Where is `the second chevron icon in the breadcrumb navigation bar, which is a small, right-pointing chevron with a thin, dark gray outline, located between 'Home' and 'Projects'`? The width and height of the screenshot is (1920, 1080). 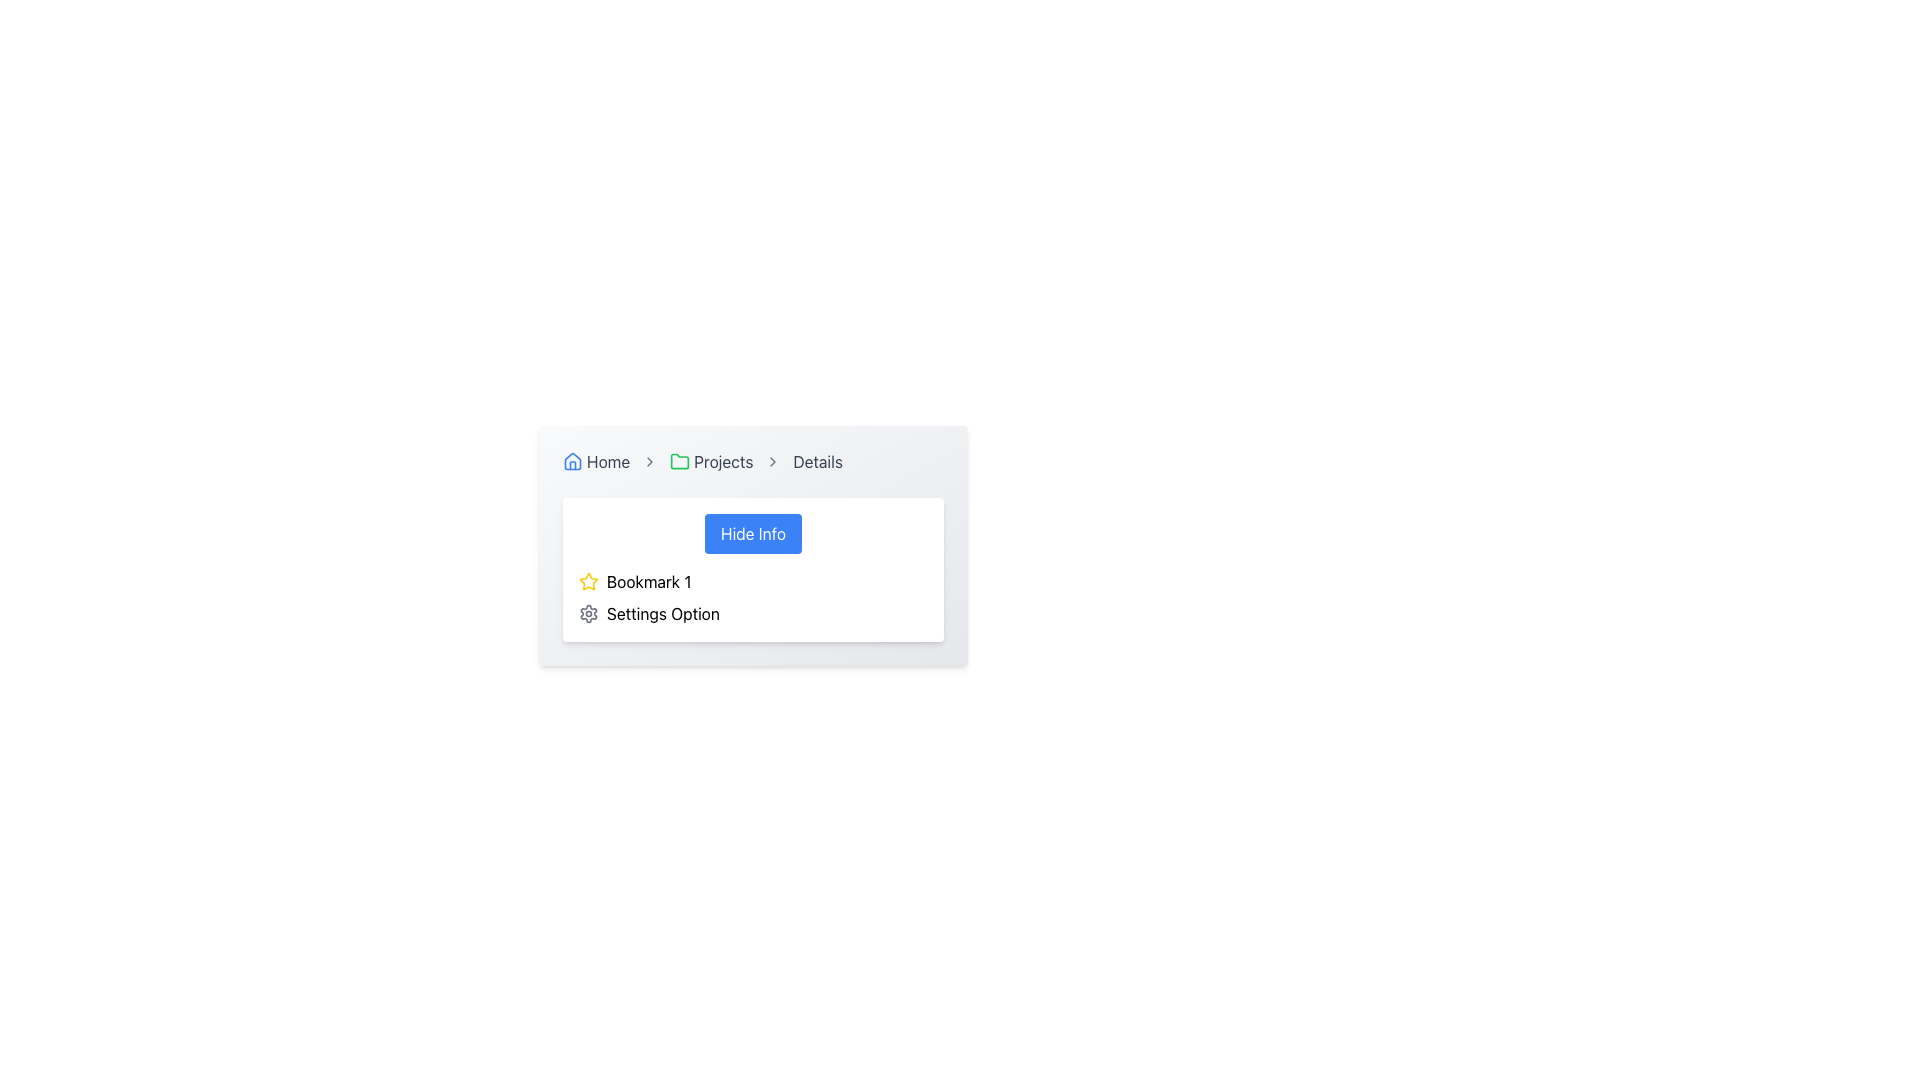 the second chevron icon in the breadcrumb navigation bar, which is a small, right-pointing chevron with a thin, dark gray outline, located between 'Home' and 'Projects' is located at coordinates (650, 462).